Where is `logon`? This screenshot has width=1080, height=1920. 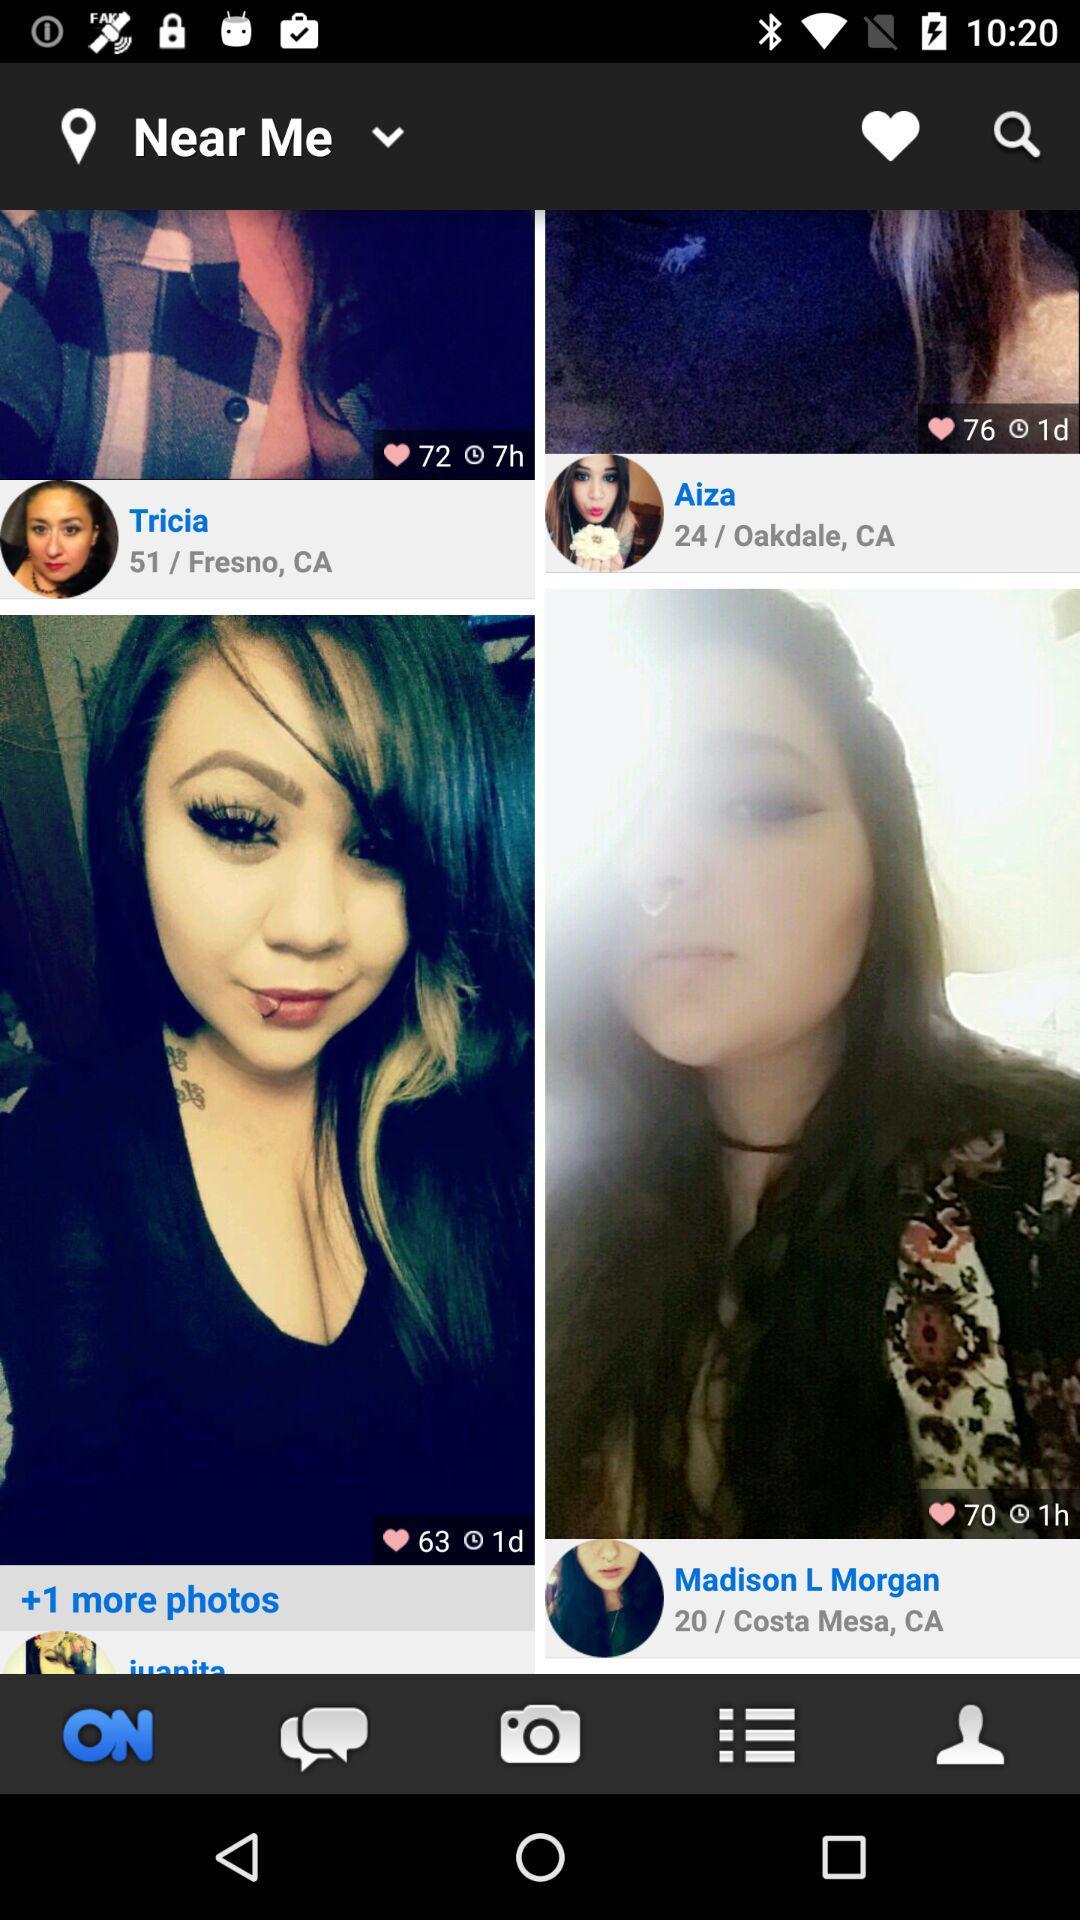
logon is located at coordinates (58, 1652).